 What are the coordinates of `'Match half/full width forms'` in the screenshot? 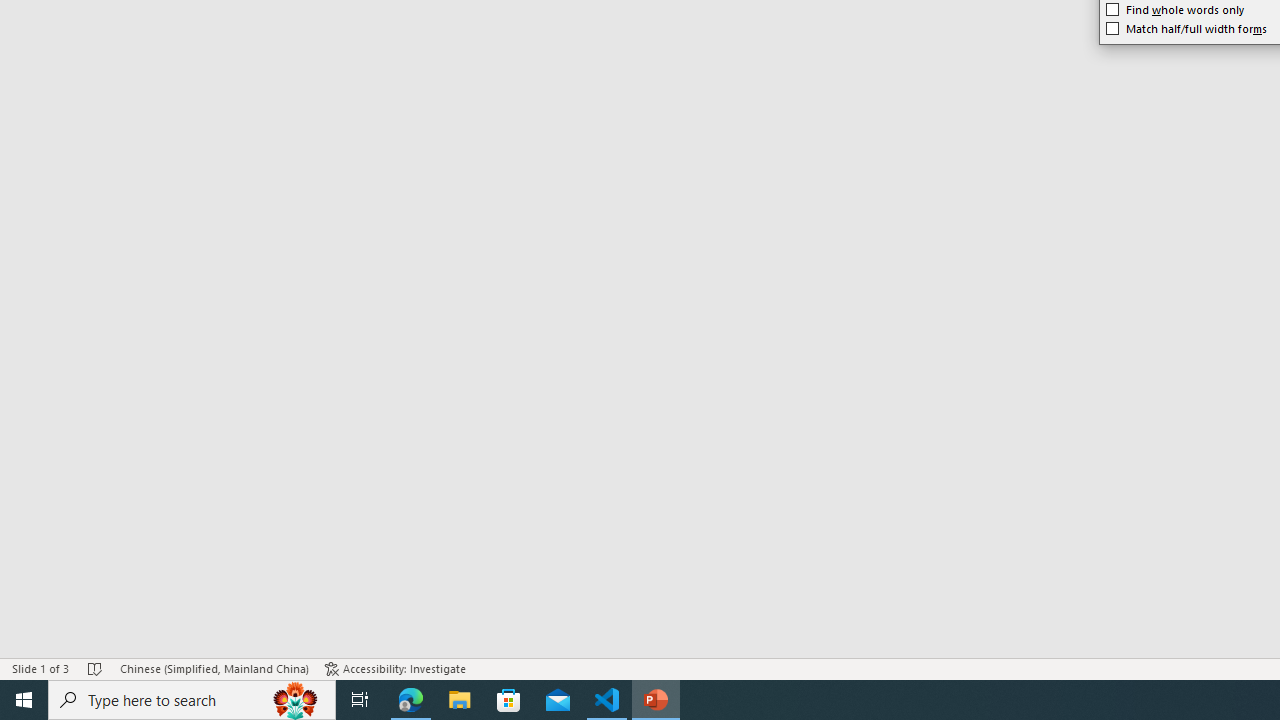 It's located at (1187, 28).